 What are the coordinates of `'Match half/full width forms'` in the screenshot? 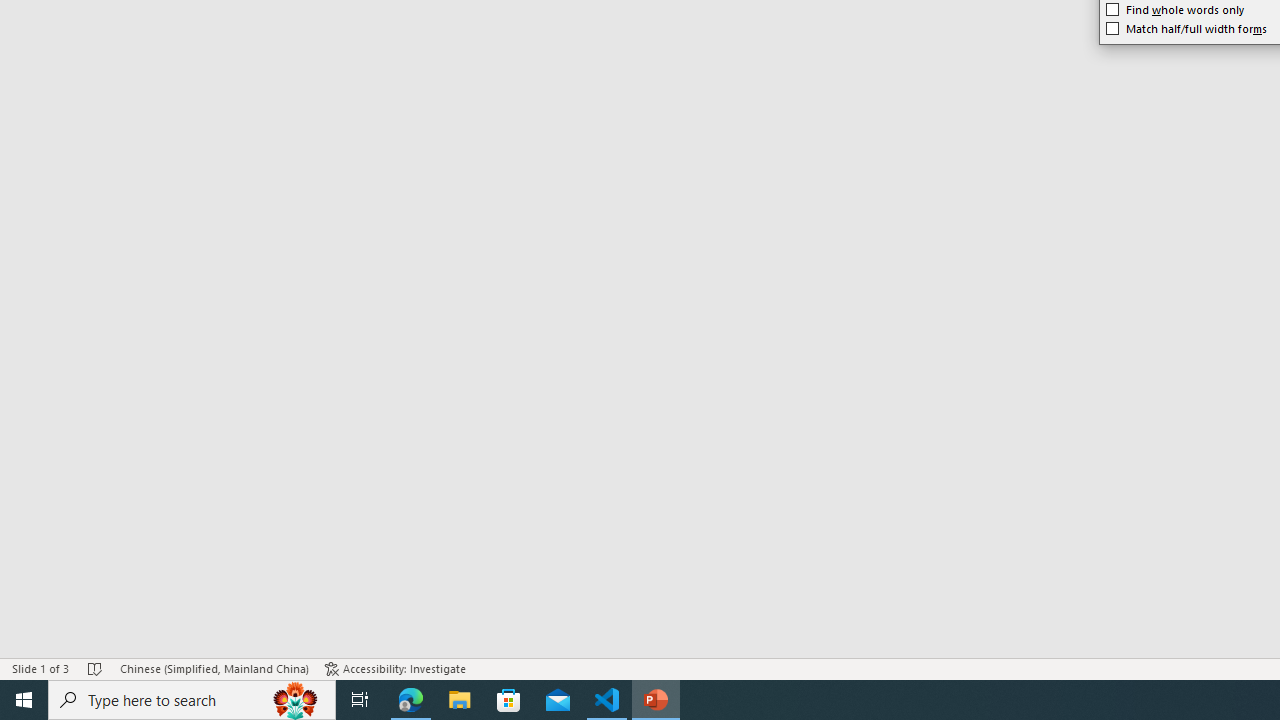 It's located at (1187, 28).